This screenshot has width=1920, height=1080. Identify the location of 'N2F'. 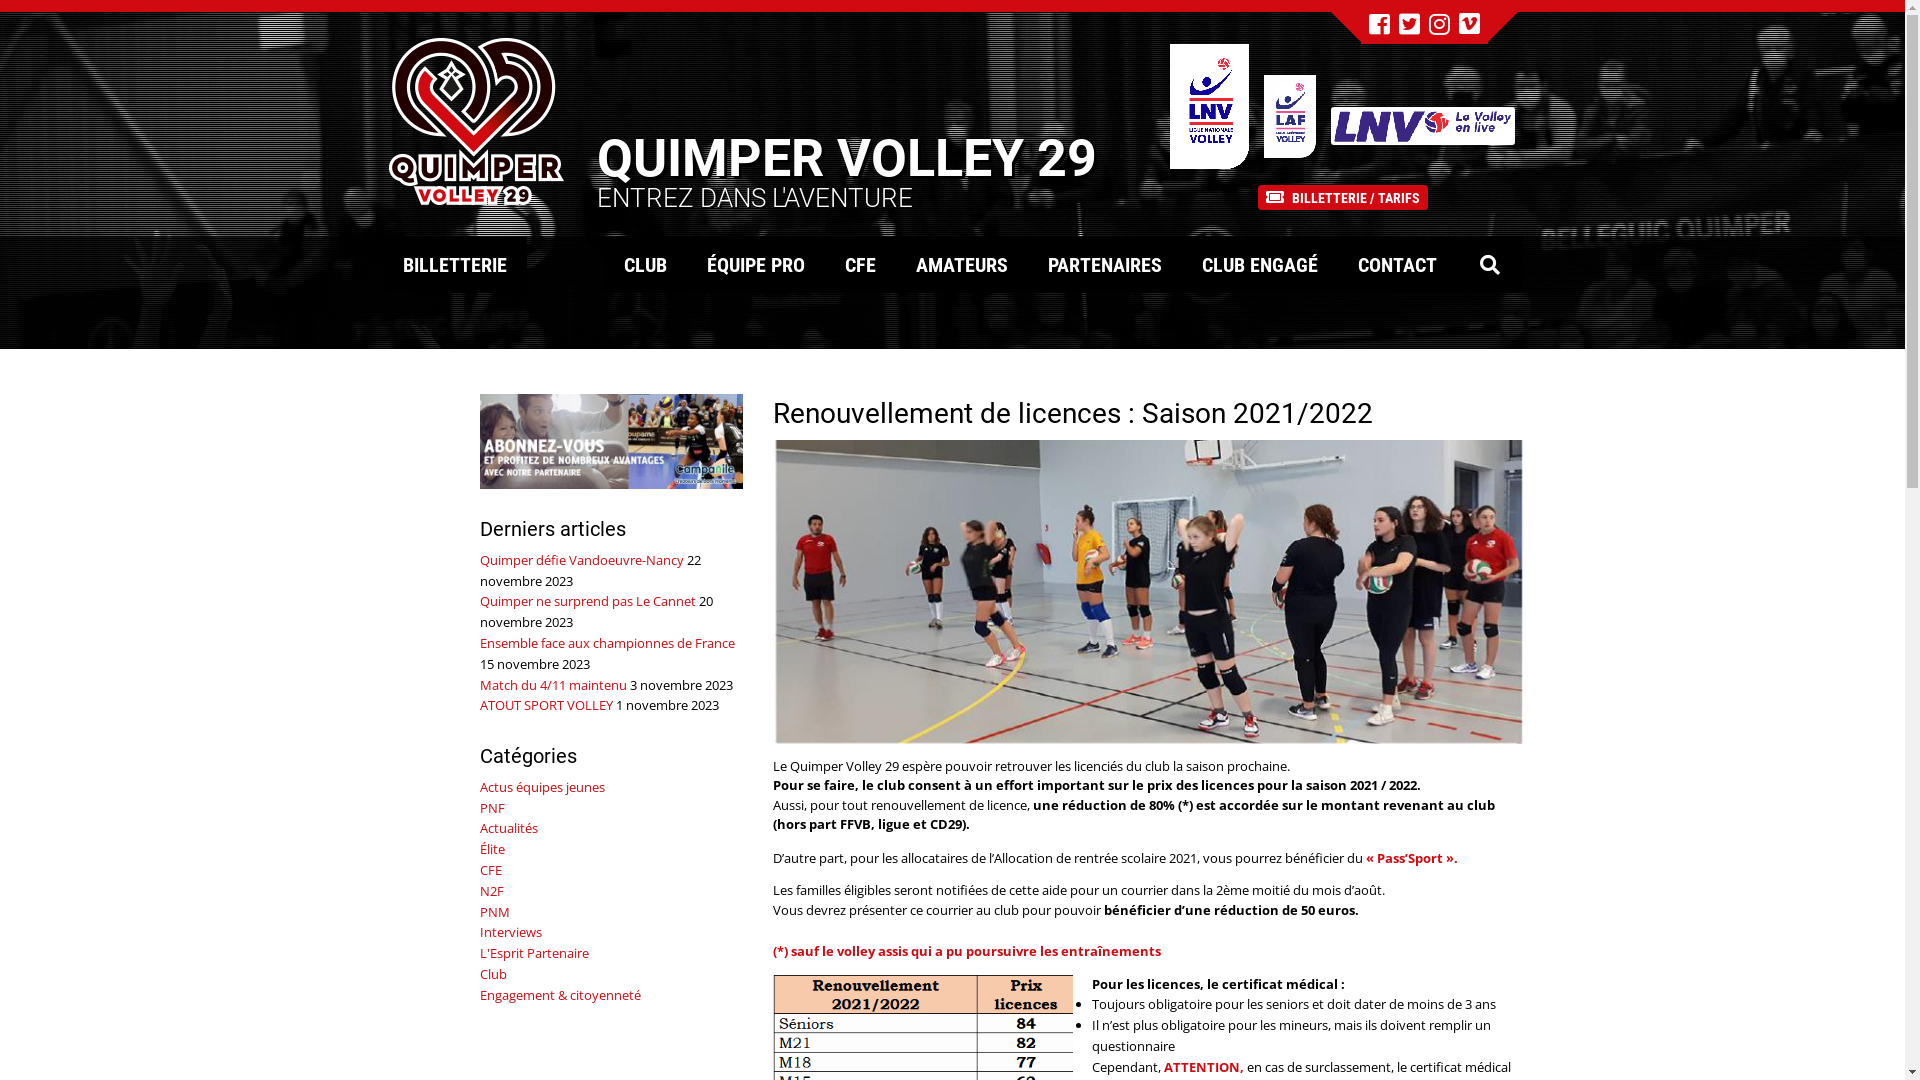
(491, 890).